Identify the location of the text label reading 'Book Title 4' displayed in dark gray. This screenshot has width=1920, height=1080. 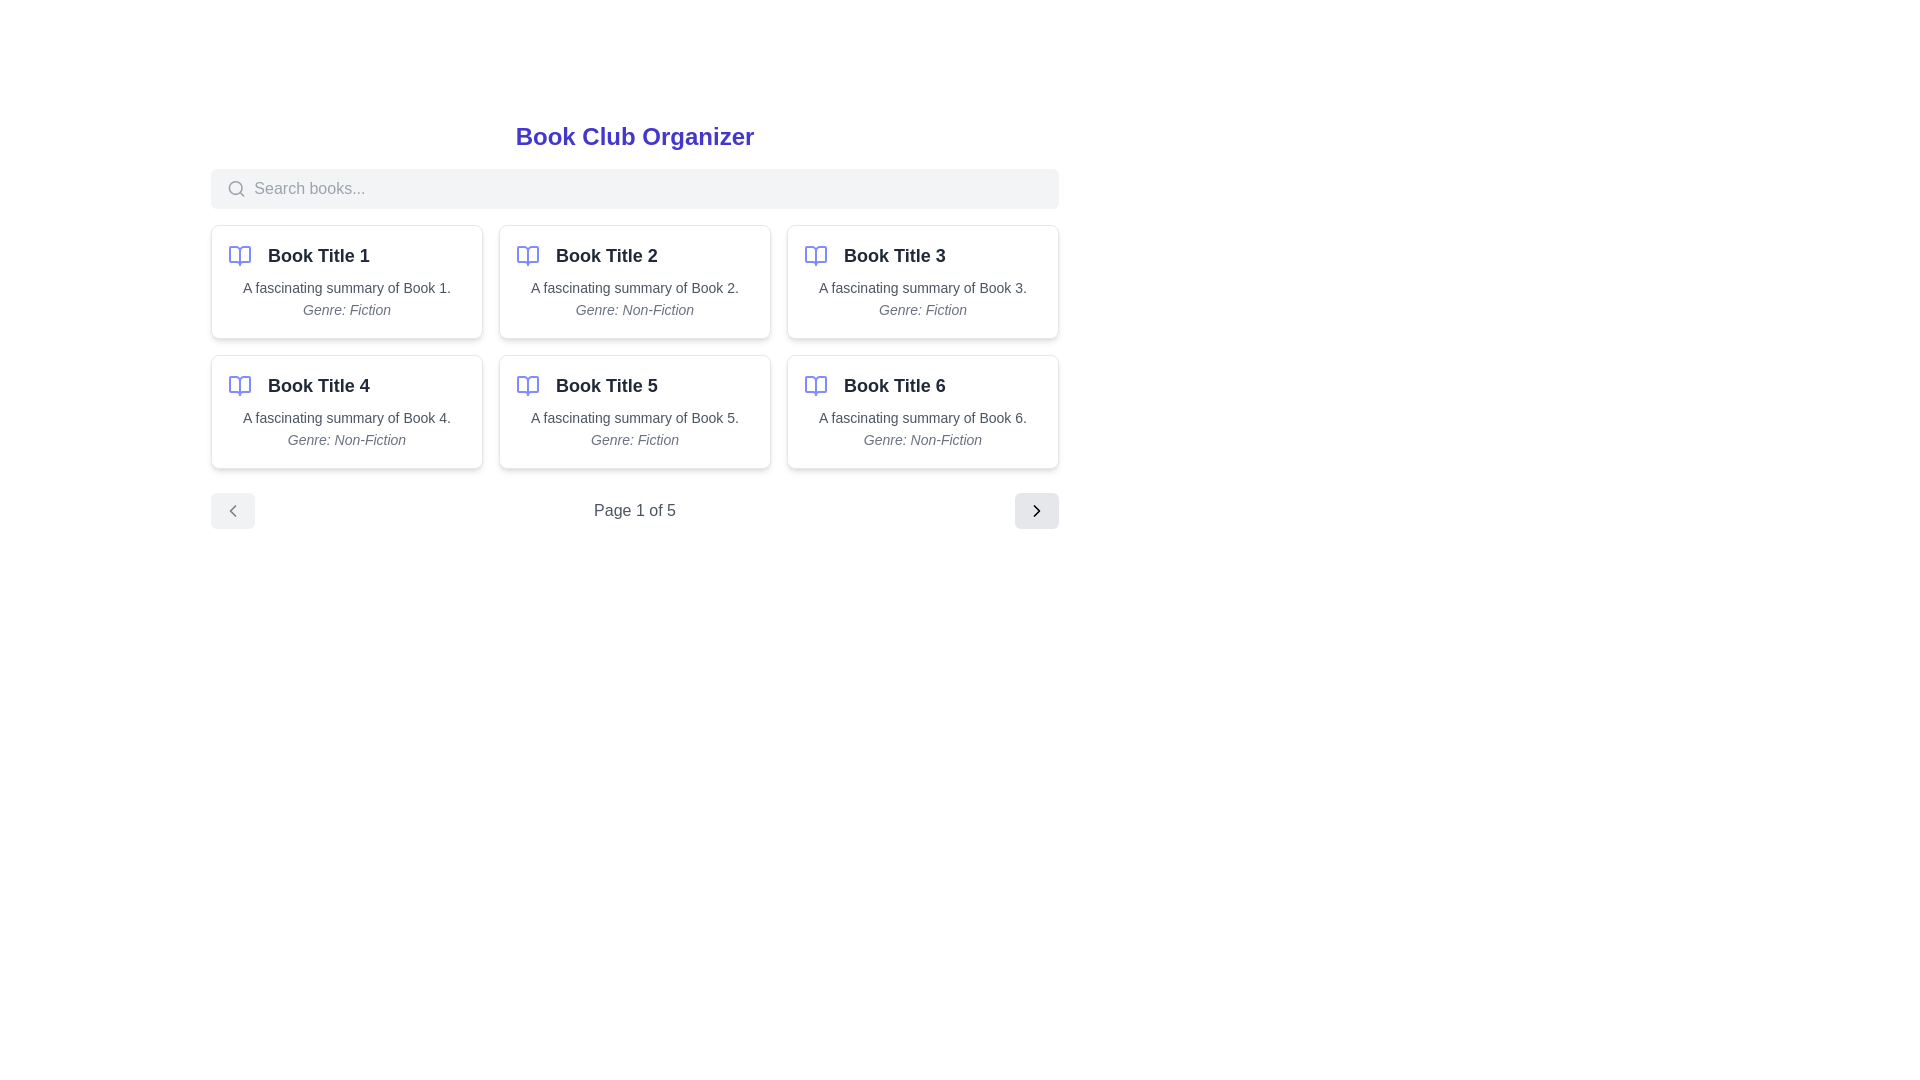
(317, 385).